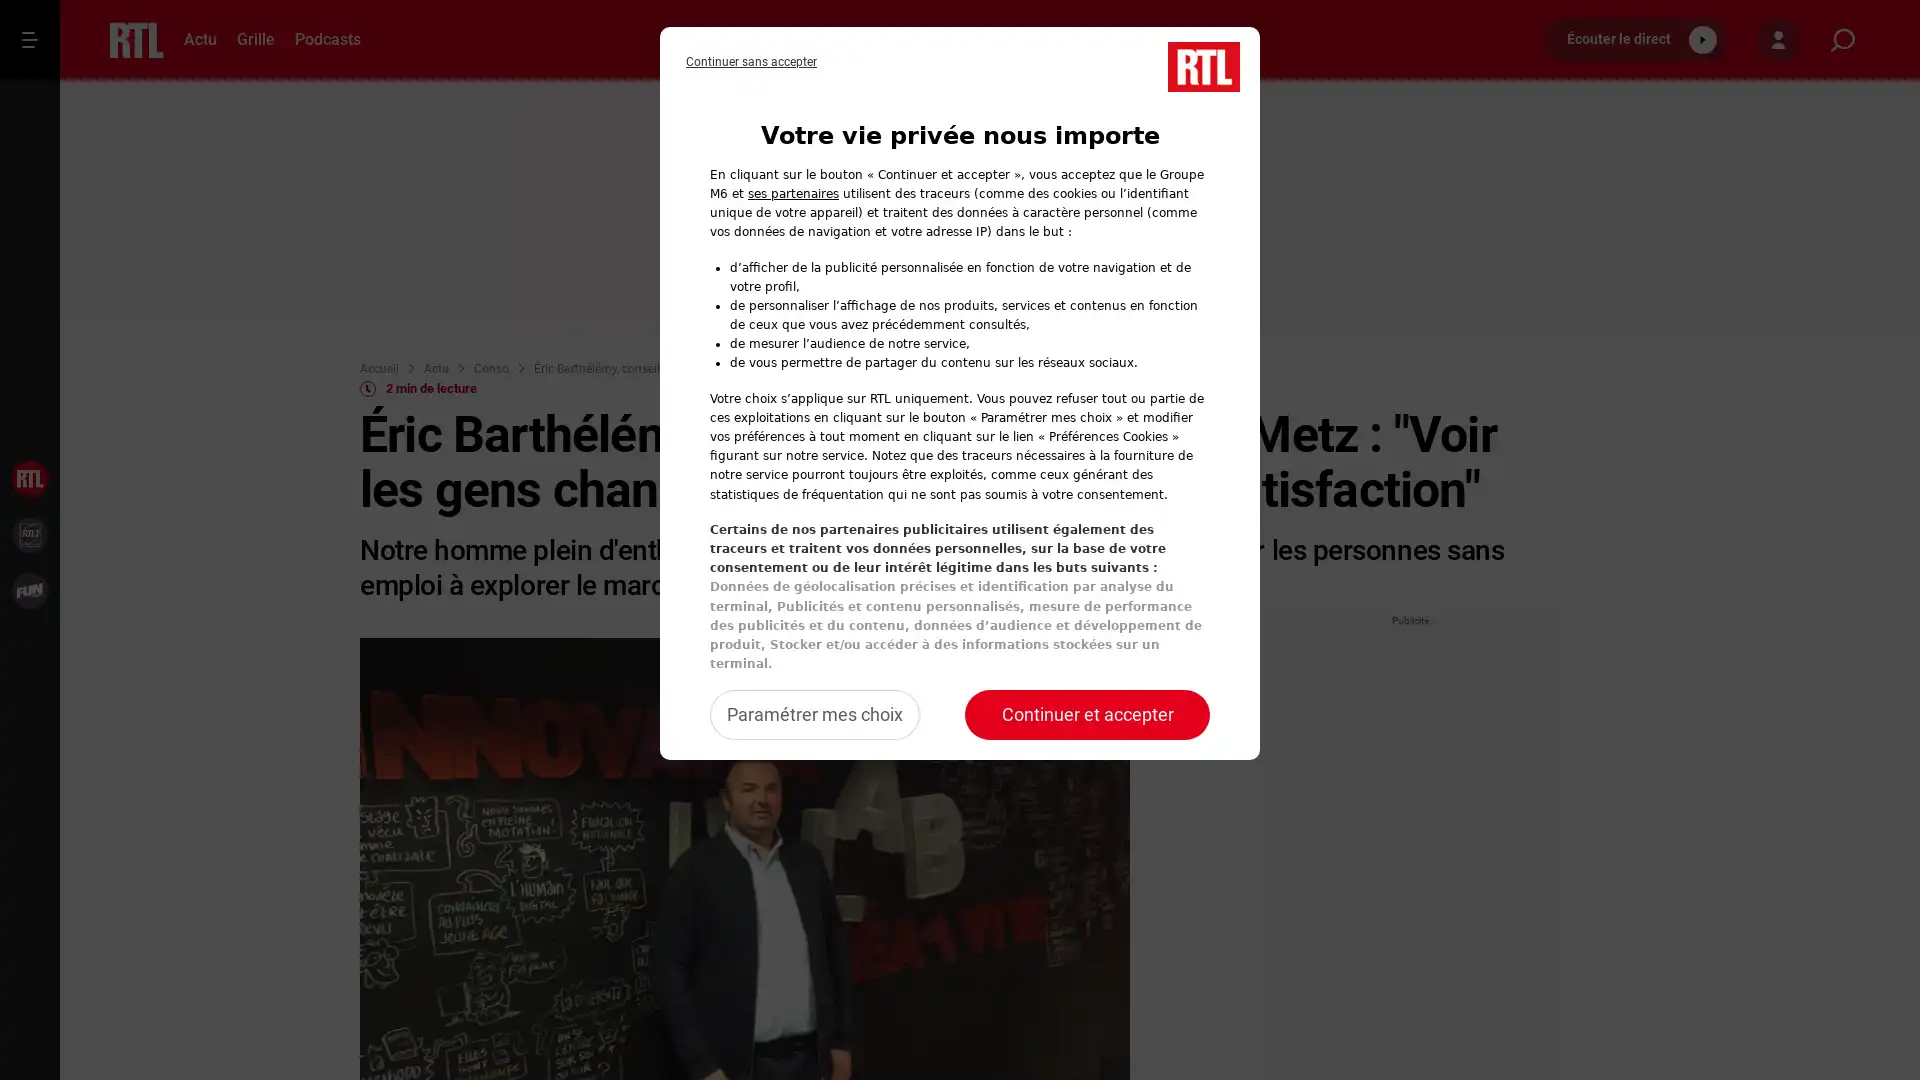 This screenshot has height=1080, width=1920. I want to click on Ecouter le direct, so click(1635, 39).